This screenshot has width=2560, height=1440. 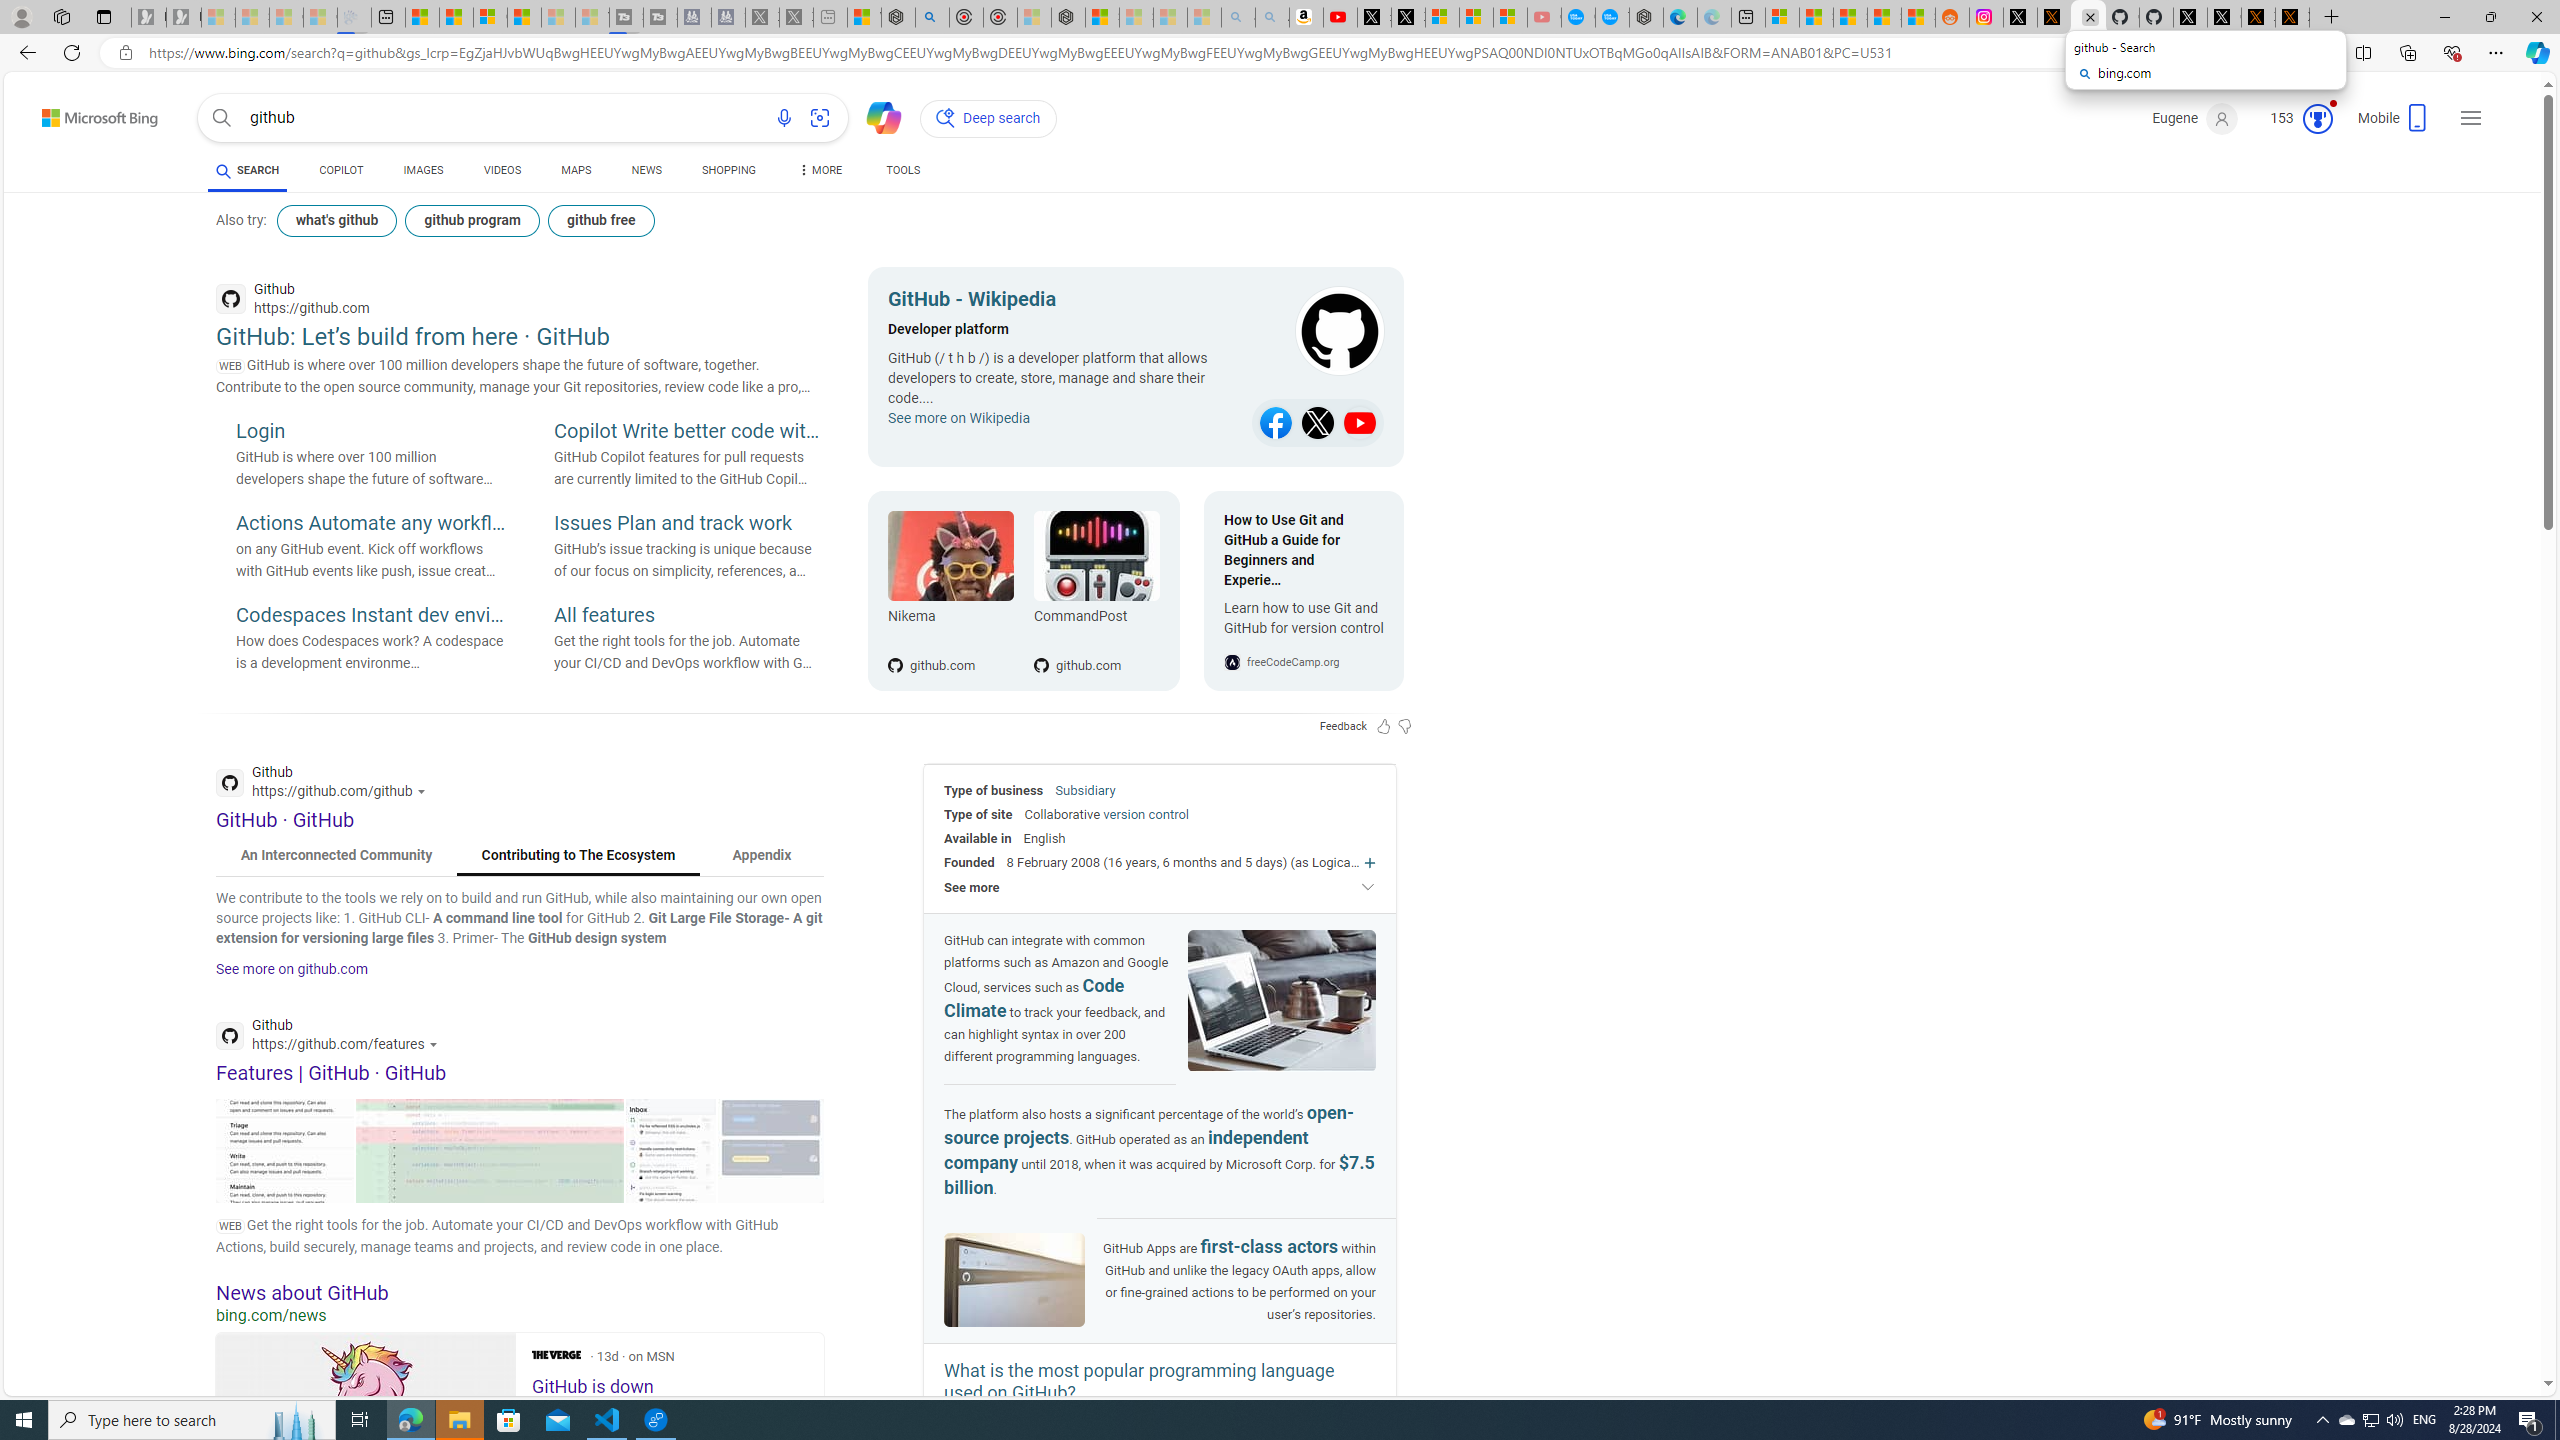 What do you see at coordinates (2311, 53) in the screenshot?
I see `'Add this page to favorites (Ctrl+D)'` at bounding box center [2311, 53].